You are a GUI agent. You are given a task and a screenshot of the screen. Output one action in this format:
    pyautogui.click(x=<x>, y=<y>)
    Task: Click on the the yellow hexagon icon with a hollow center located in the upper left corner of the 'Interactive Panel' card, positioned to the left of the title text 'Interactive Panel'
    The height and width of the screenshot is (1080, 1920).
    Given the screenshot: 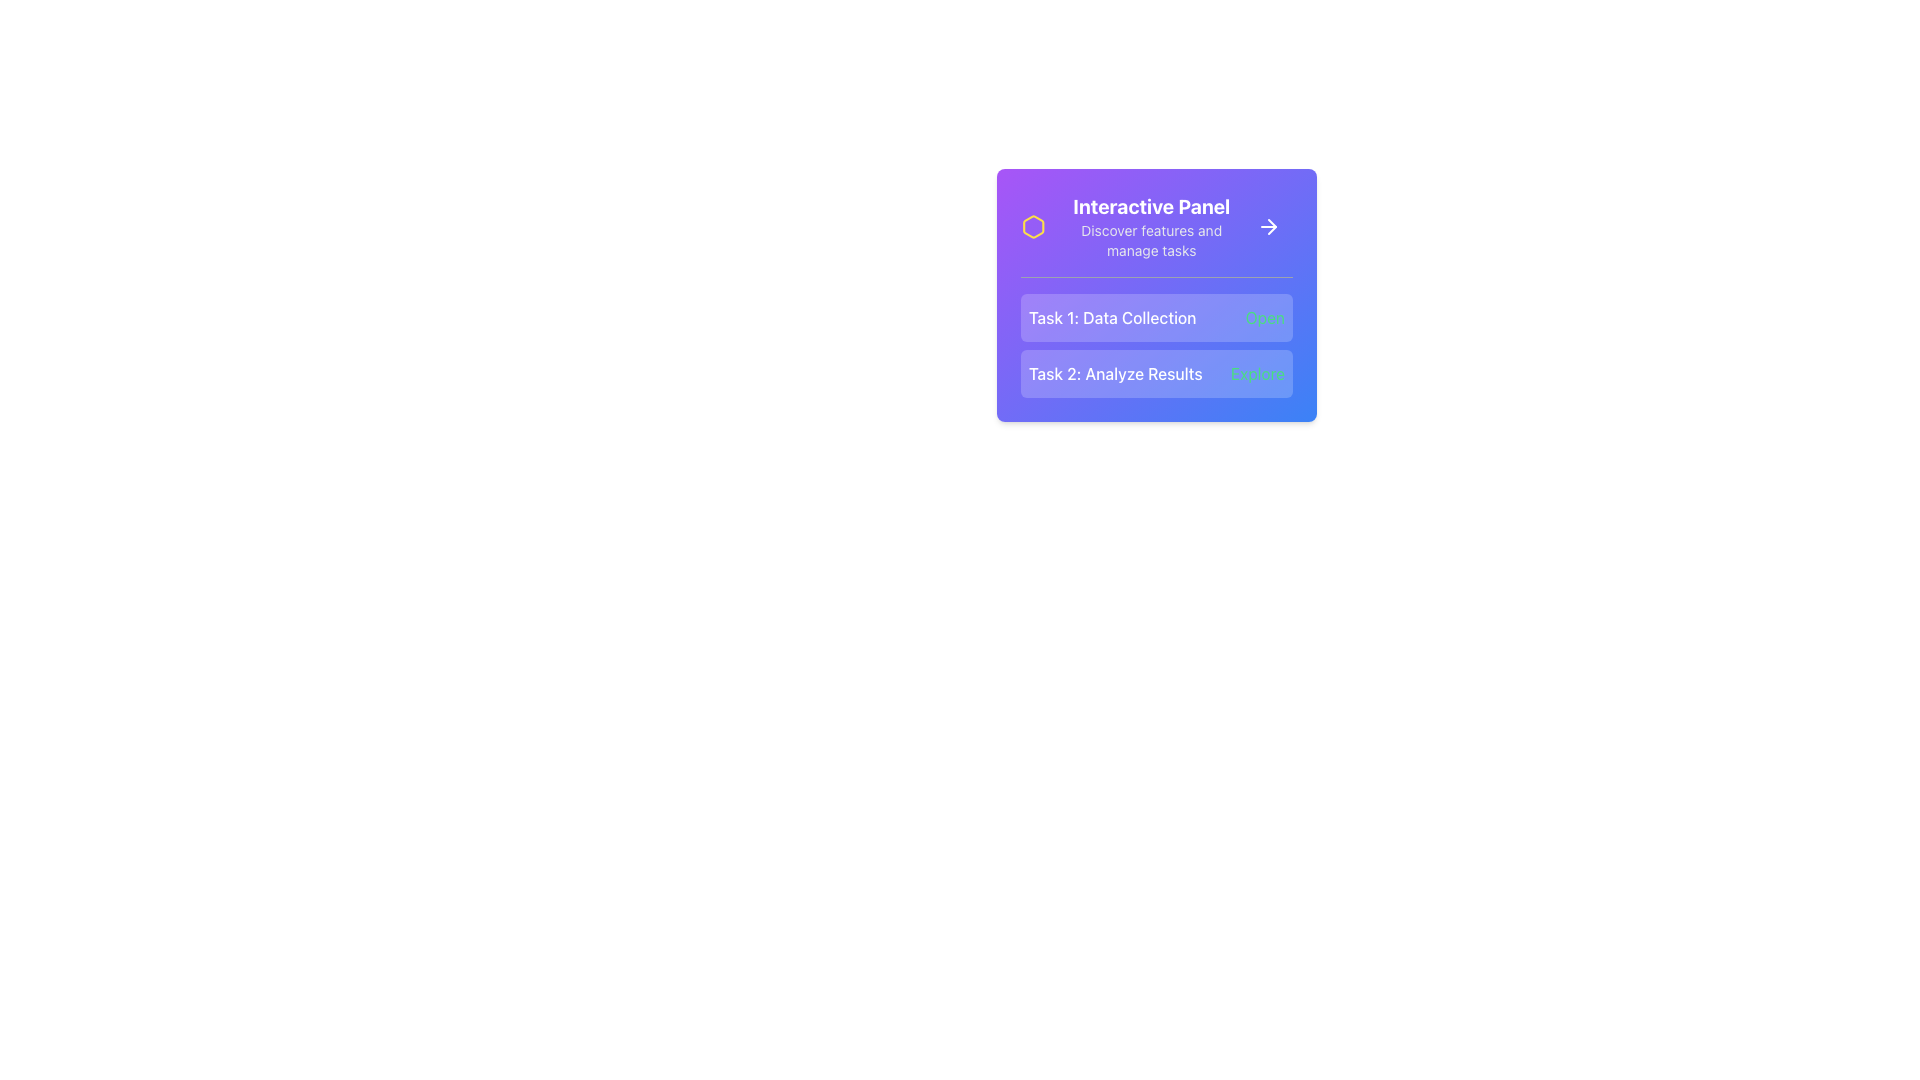 What is the action you would take?
    pyautogui.click(x=1033, y=226)
    